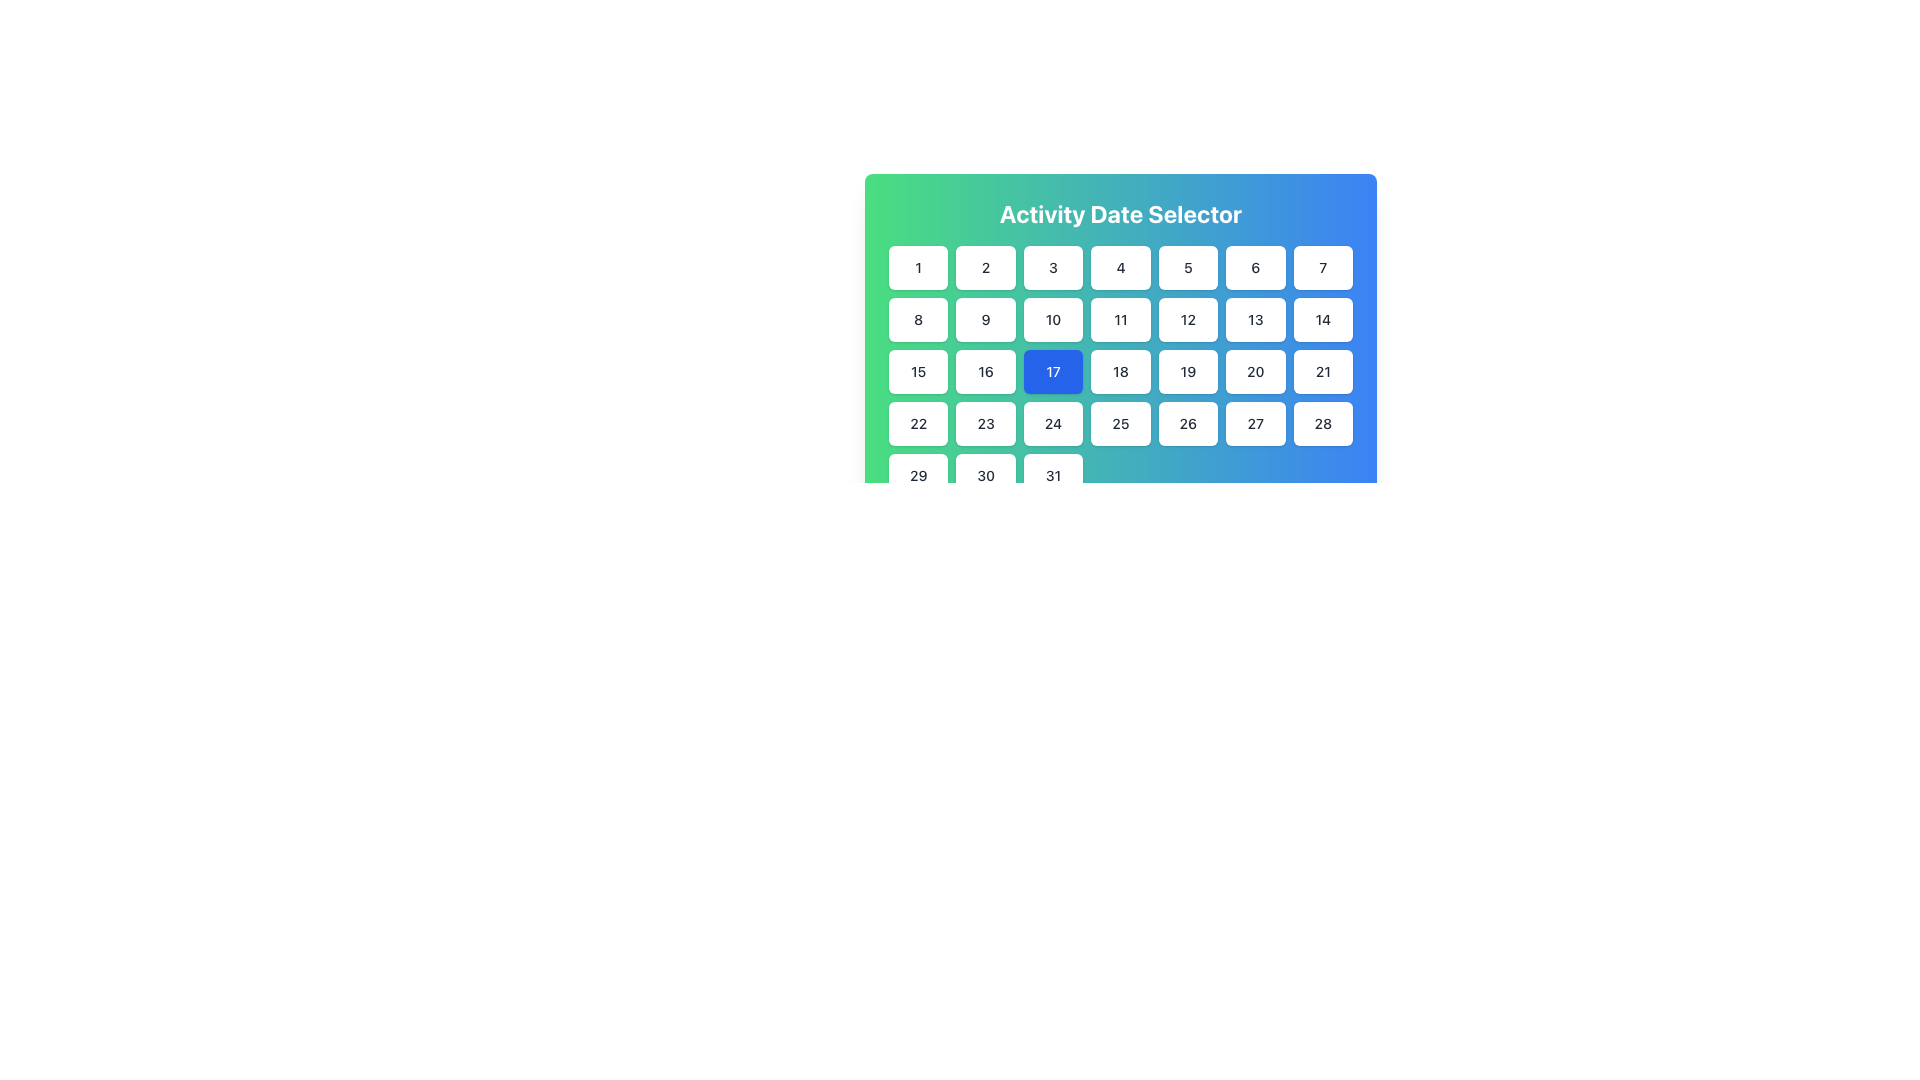  I want to click on the rectangular white button with rounded borders containing the number '30', so click(985, 475).